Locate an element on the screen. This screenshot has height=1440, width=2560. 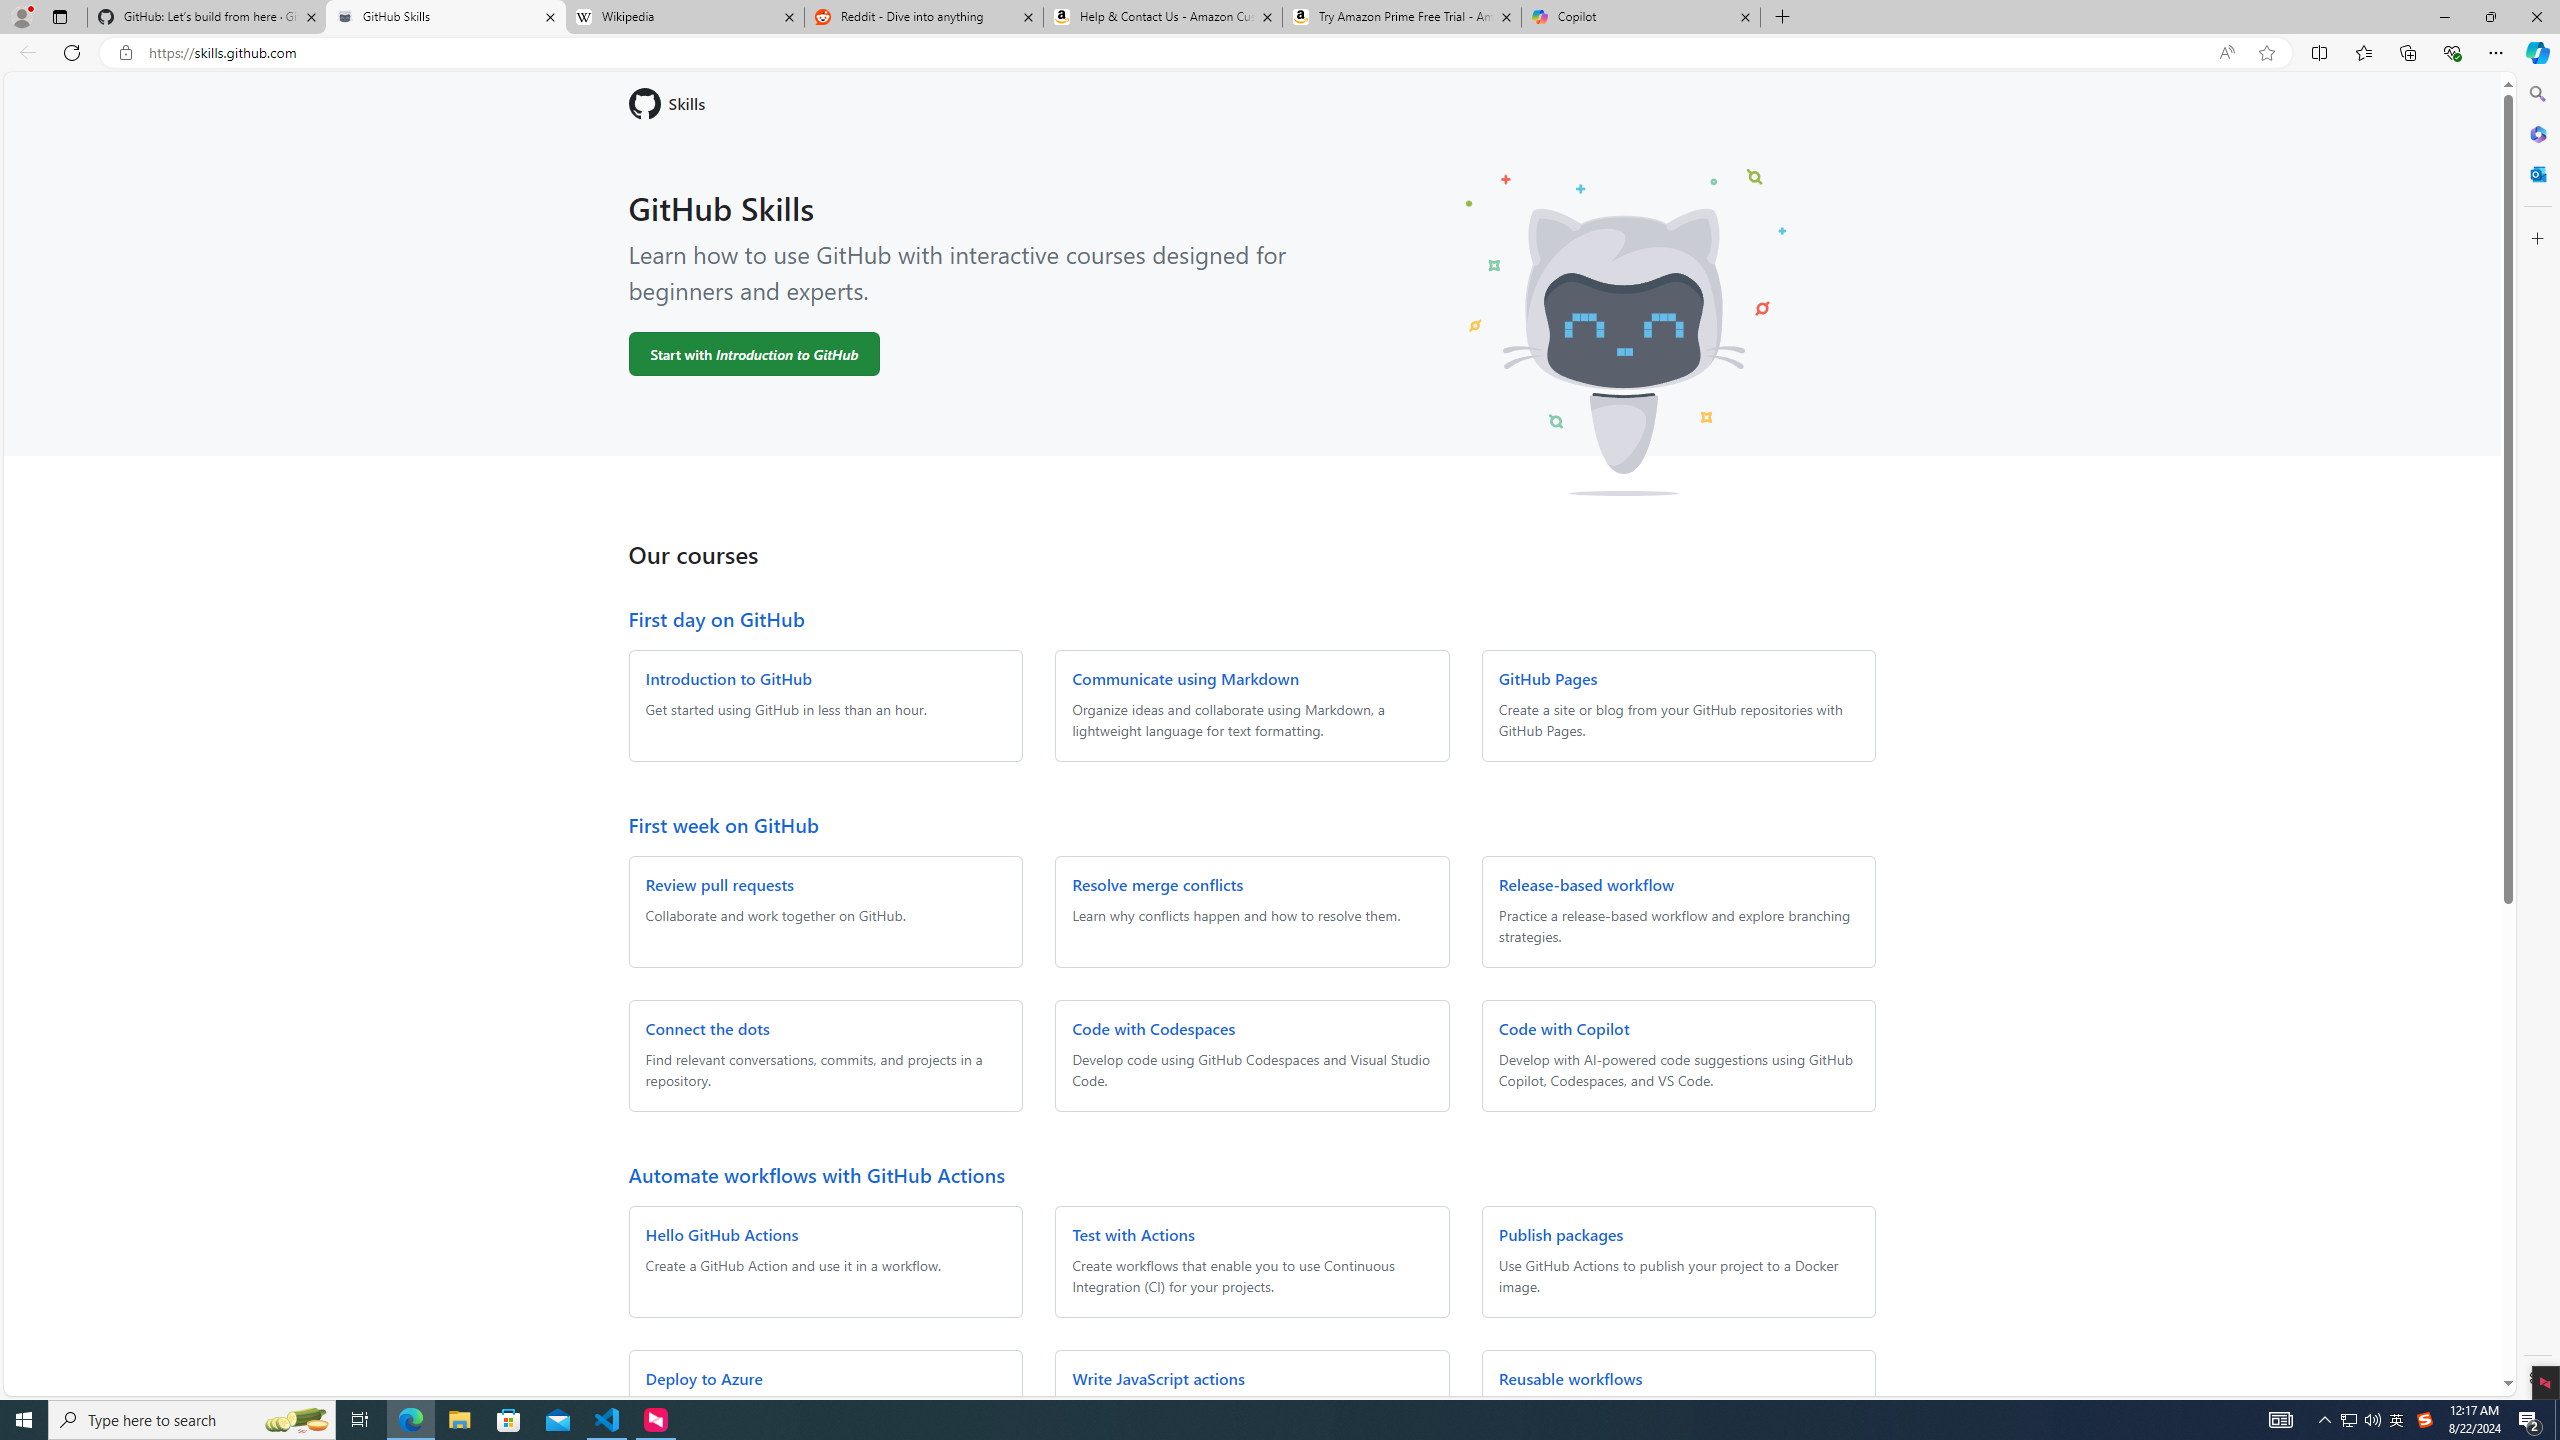
'Automate workflows with GitHub Actions' is located at coordinates (815, 1173).